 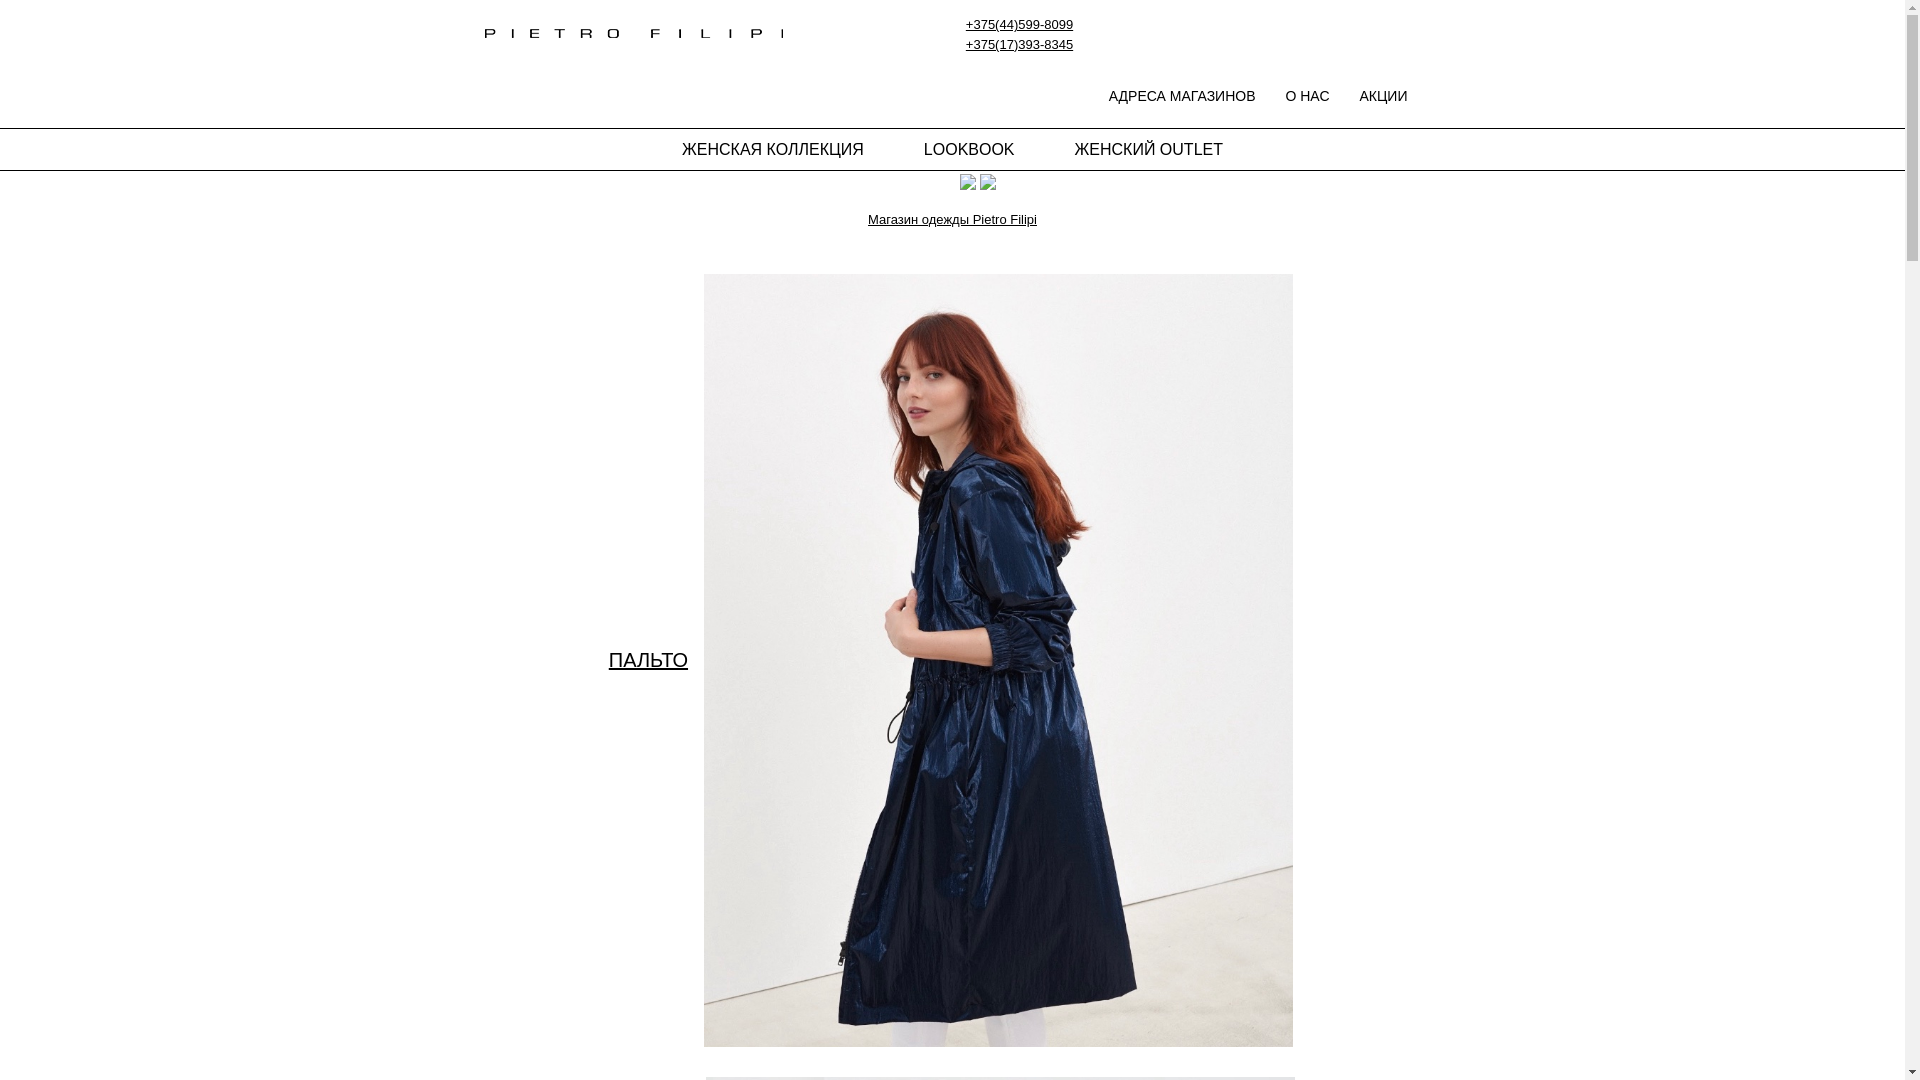 What do you see at coordinates (965, 24) in the screenshot?
I see `'+375(44)599-8099'` at bounding box center [965, 24].